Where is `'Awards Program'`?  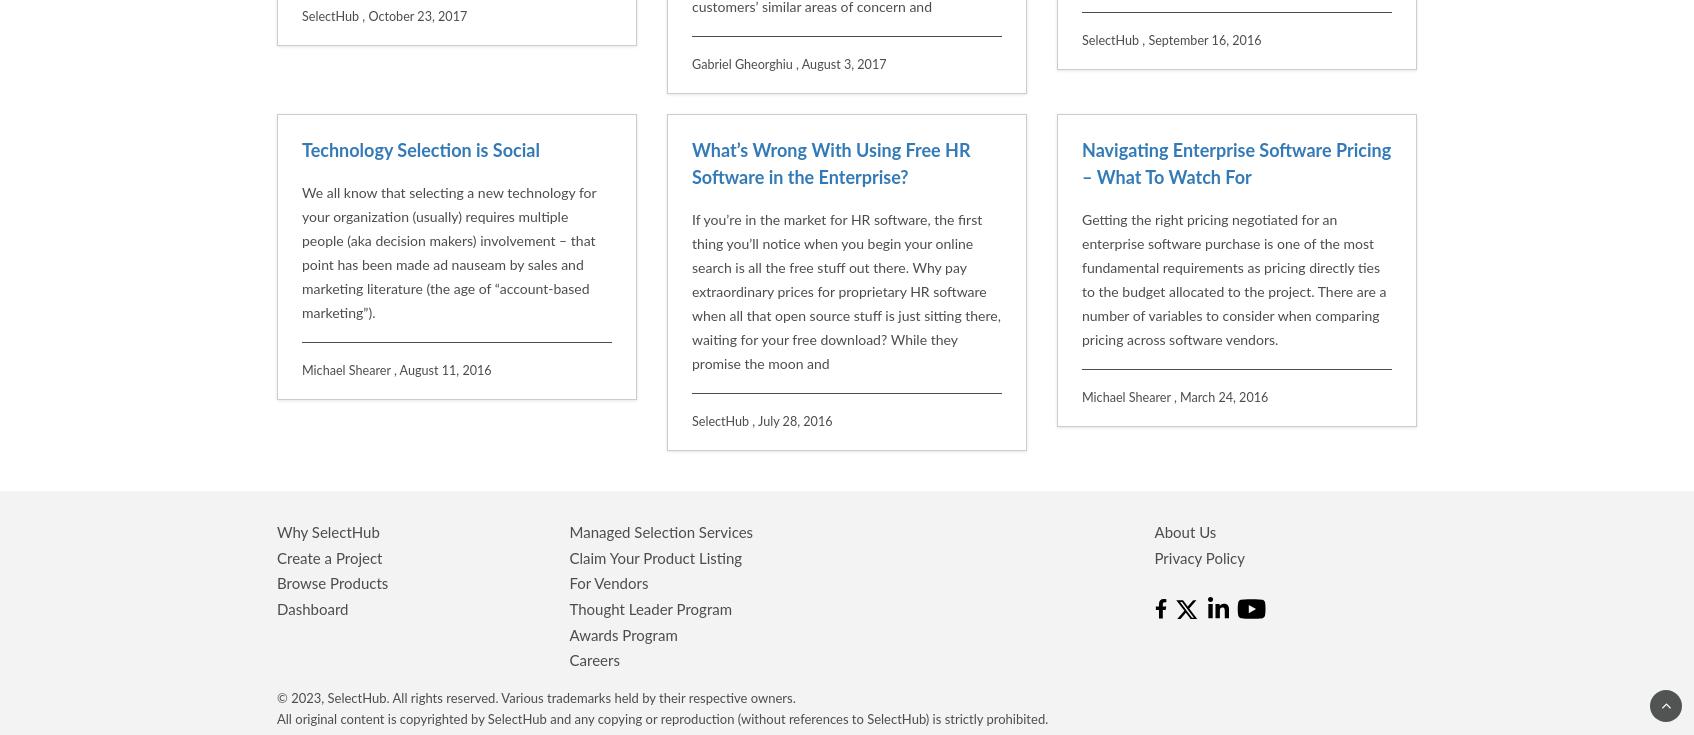
'Awards Program' is located at coordinates (569, 430).